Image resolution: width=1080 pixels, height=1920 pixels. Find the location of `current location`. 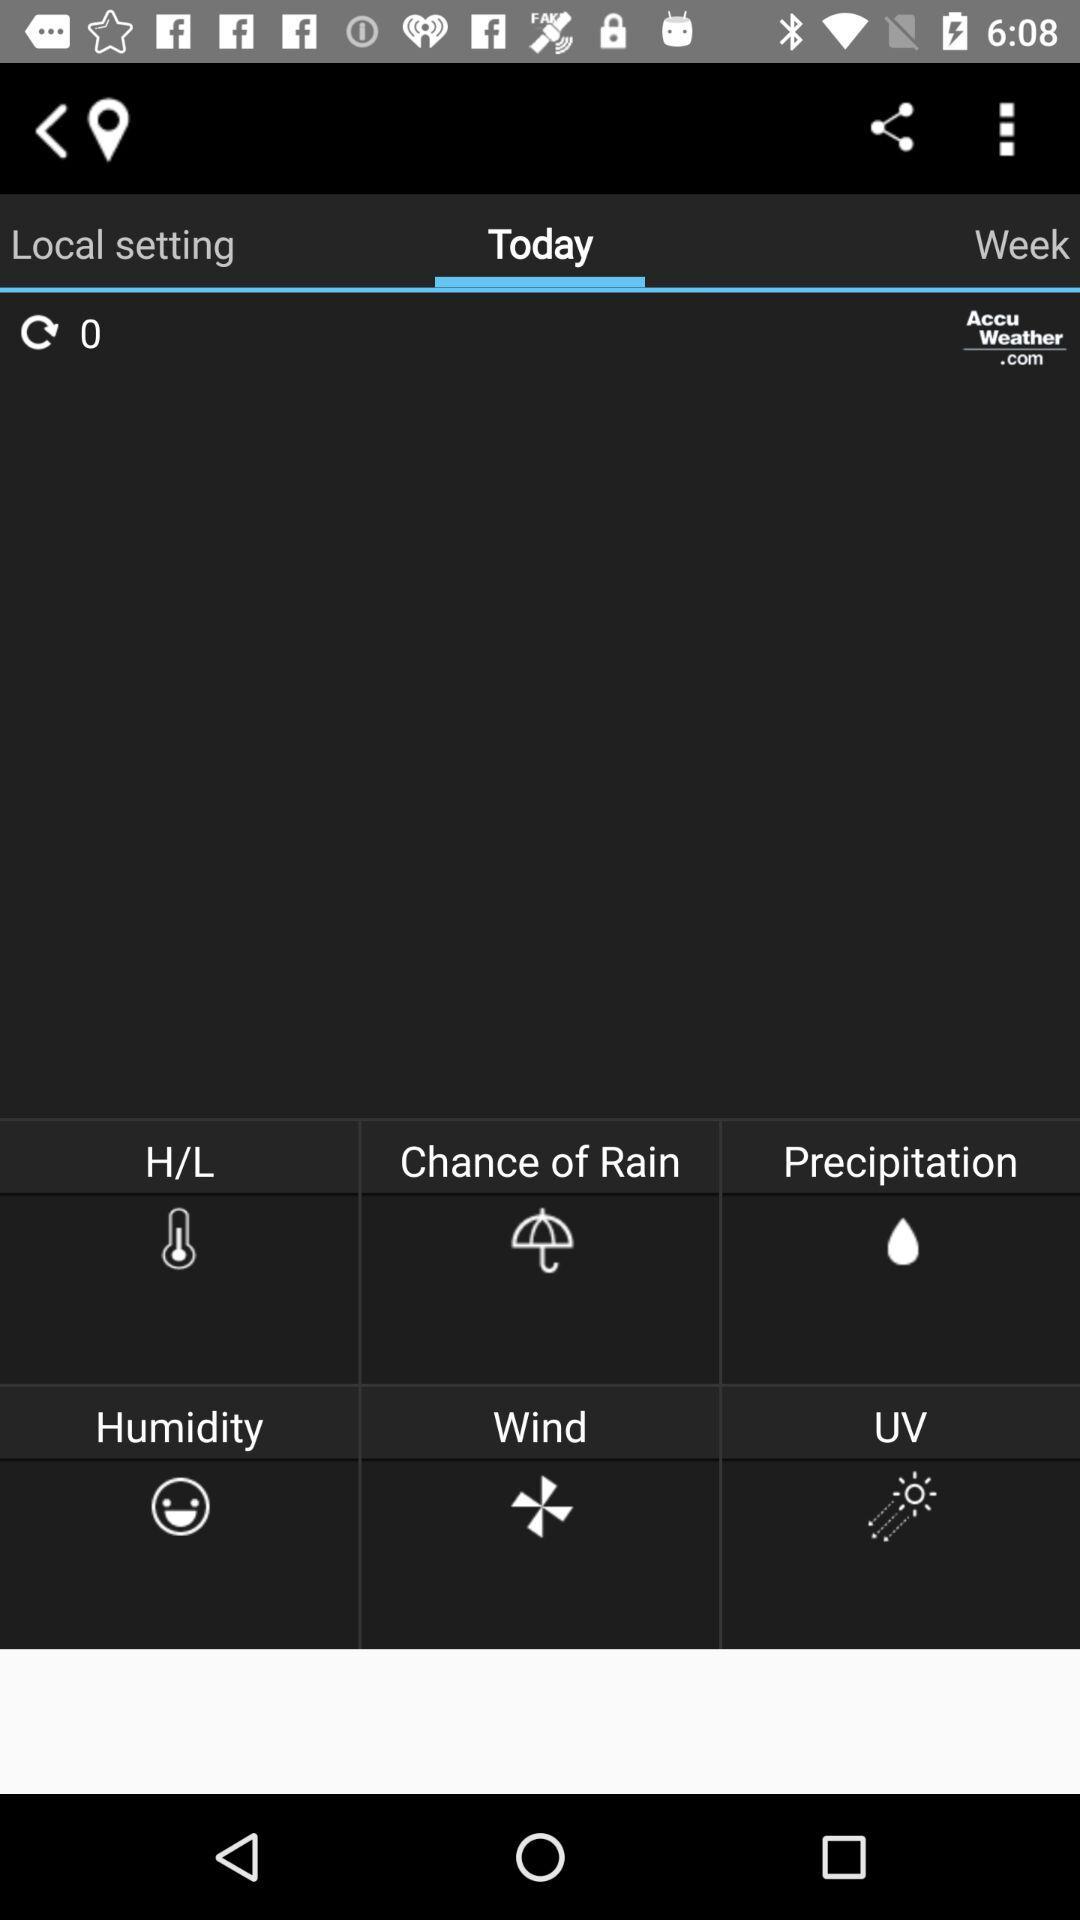

current location is located at coordinates (107, 127).